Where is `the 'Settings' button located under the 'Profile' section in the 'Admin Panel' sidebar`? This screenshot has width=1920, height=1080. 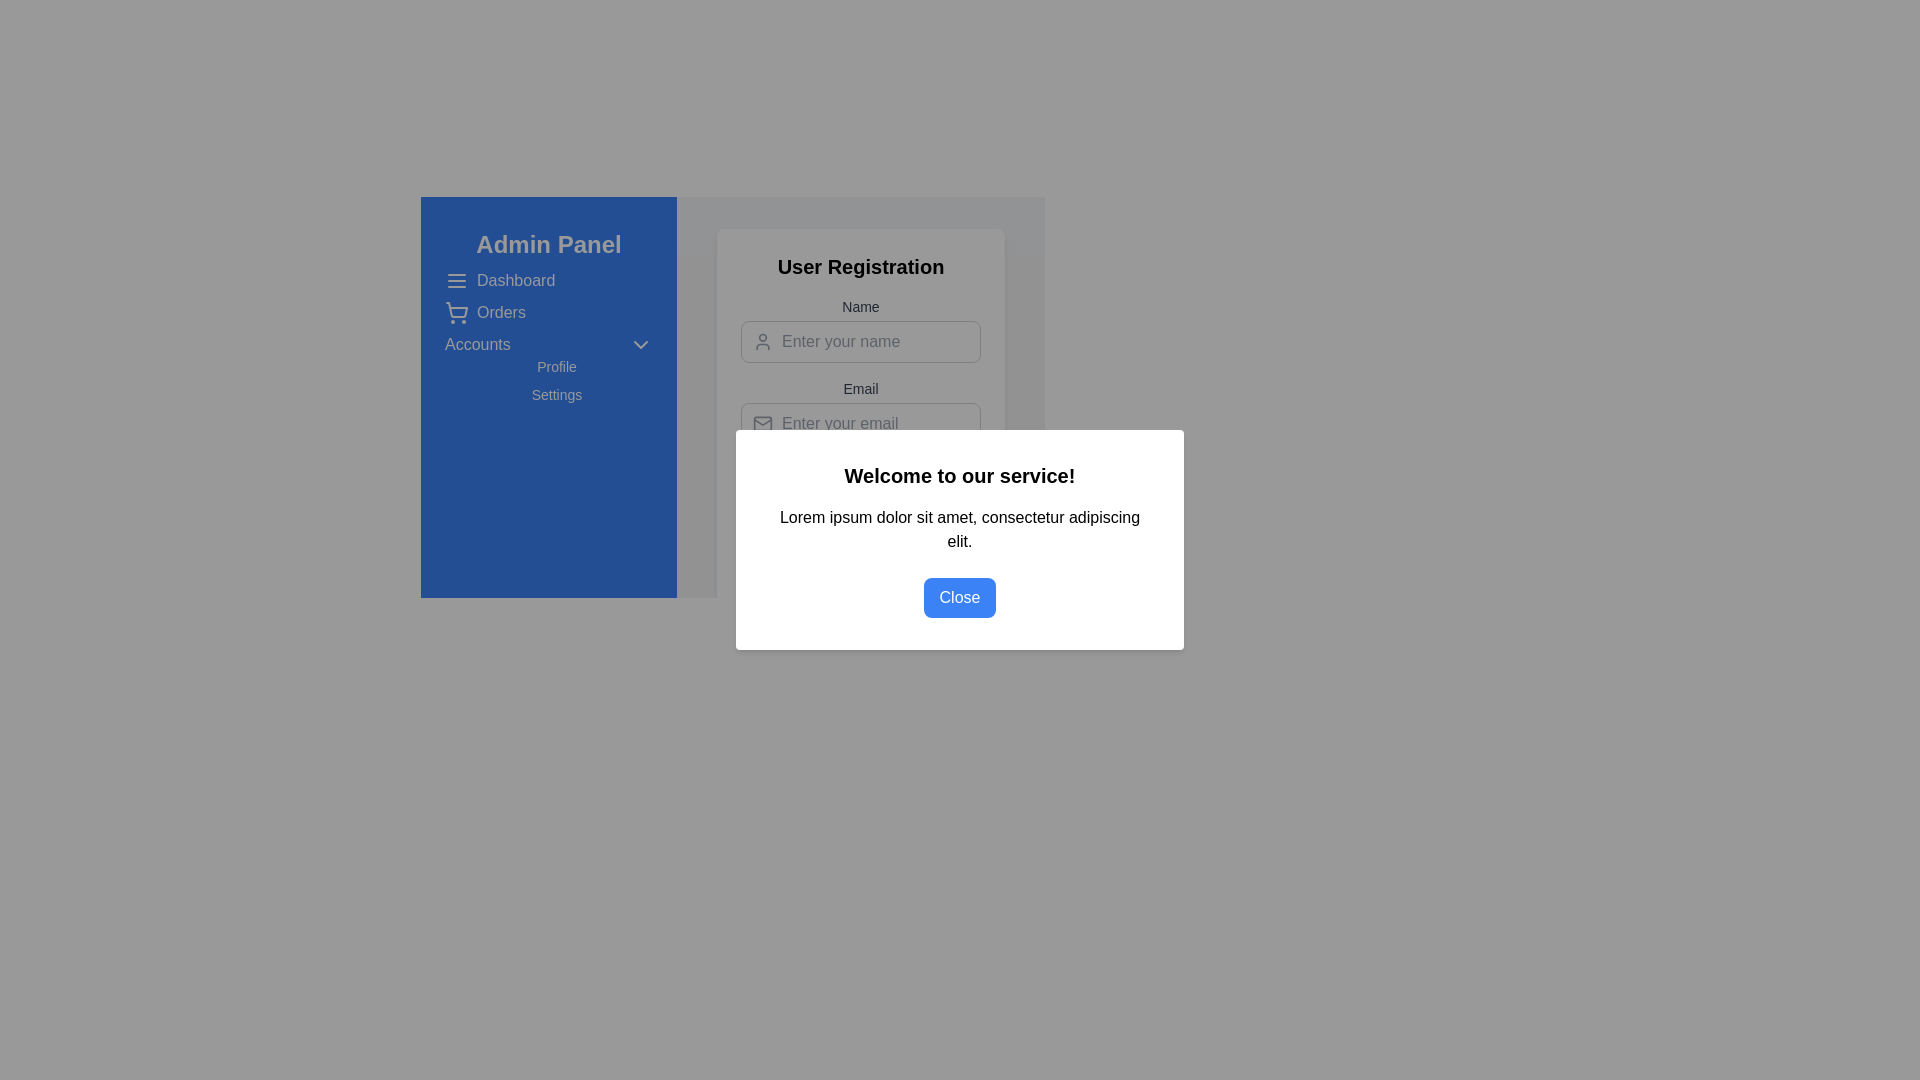 the 'Settings' button located under the 'Profile' section in the 'Admin Panel' sidebar is located at coordinates (556, 394).